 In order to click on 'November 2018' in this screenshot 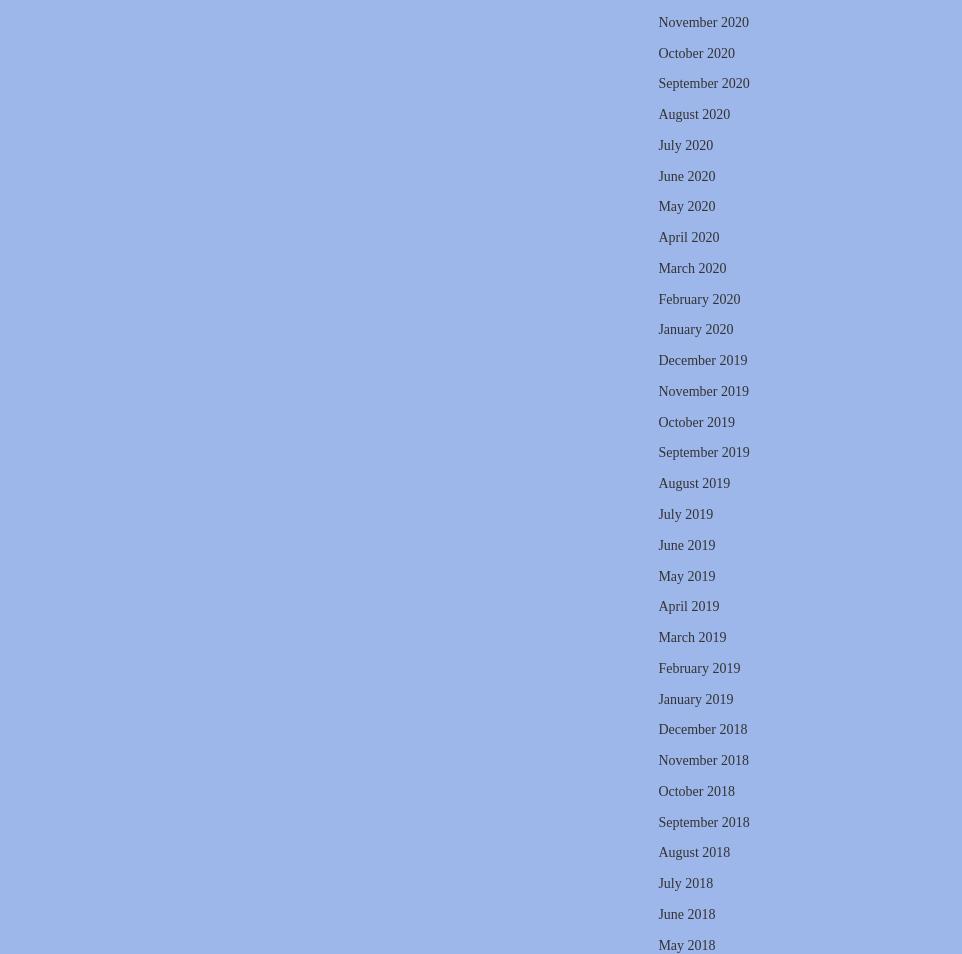, I will do `click(702, 760)`.